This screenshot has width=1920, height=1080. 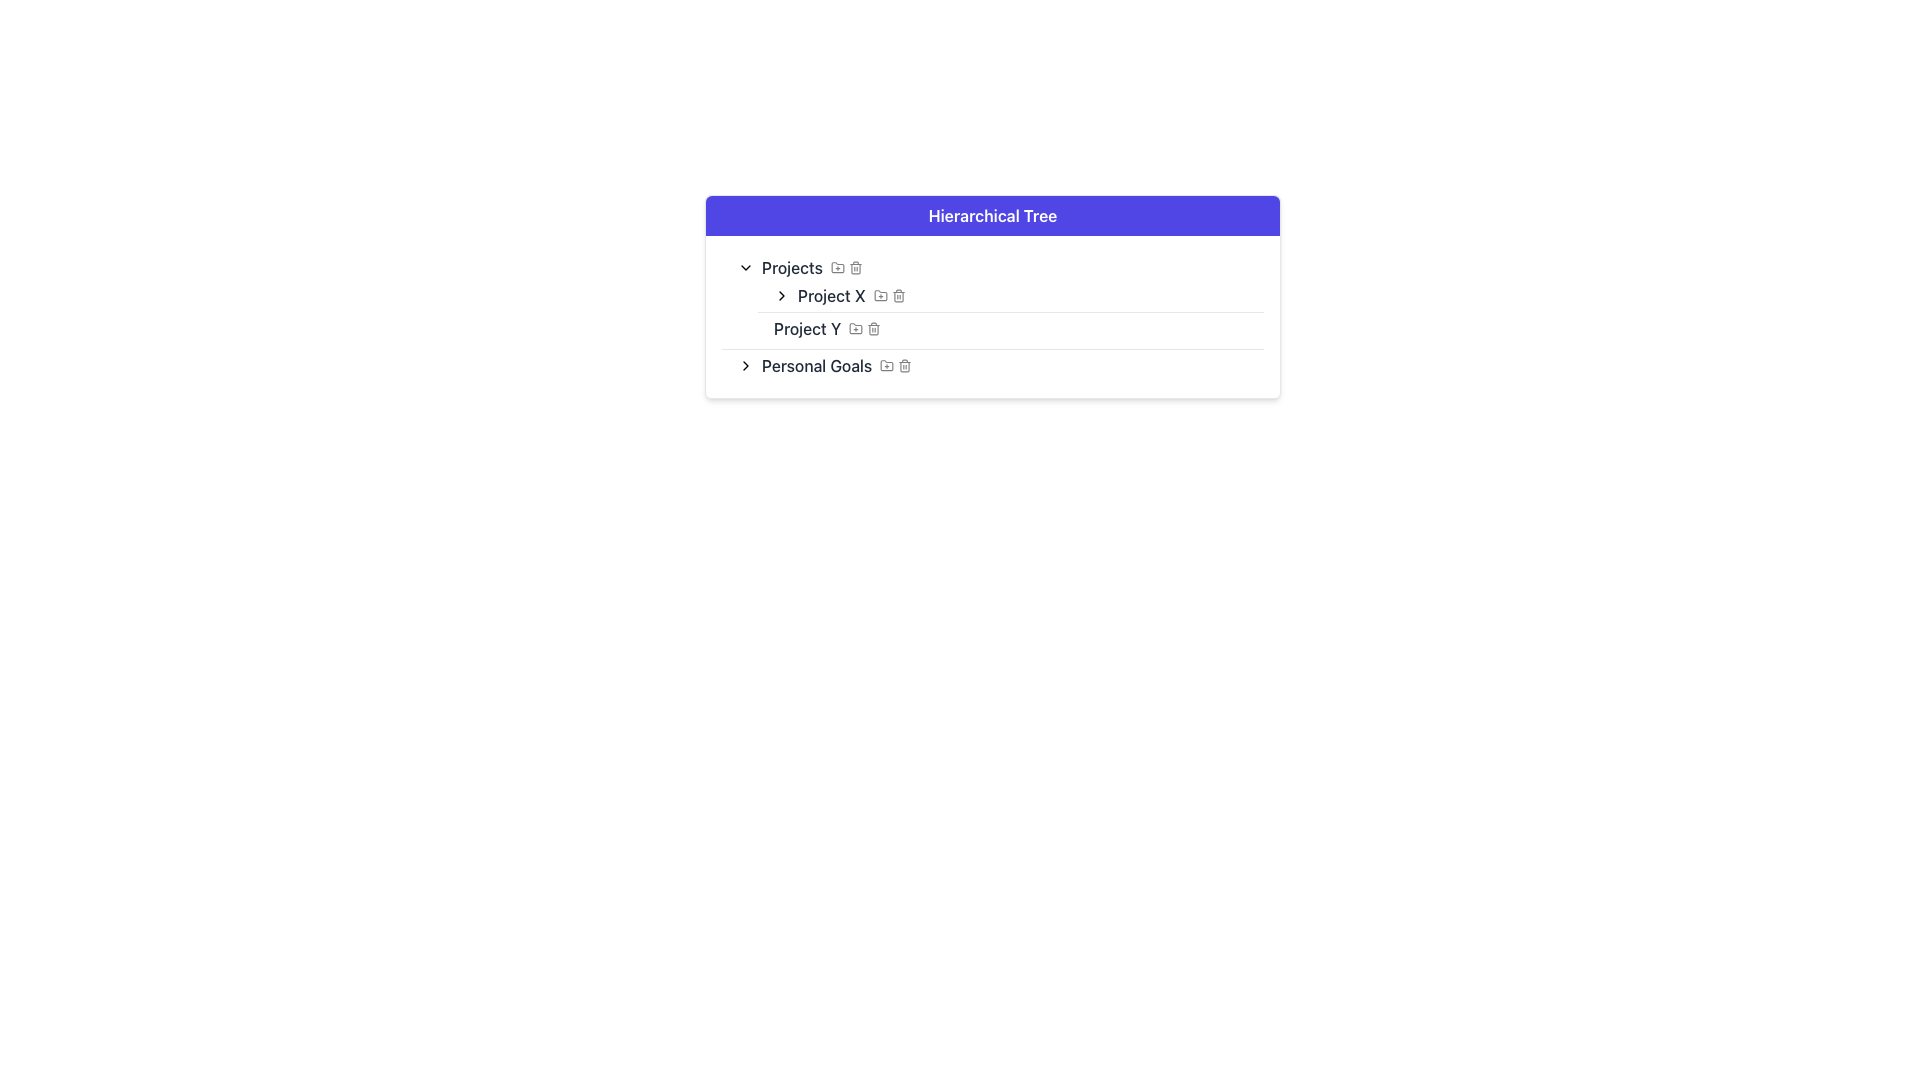 What do you see at coordinates (831, 296) in the screenshot?
I see `the Text Label that represents a project item in the hierarchical tree structure` at bounding box center [831, 296].